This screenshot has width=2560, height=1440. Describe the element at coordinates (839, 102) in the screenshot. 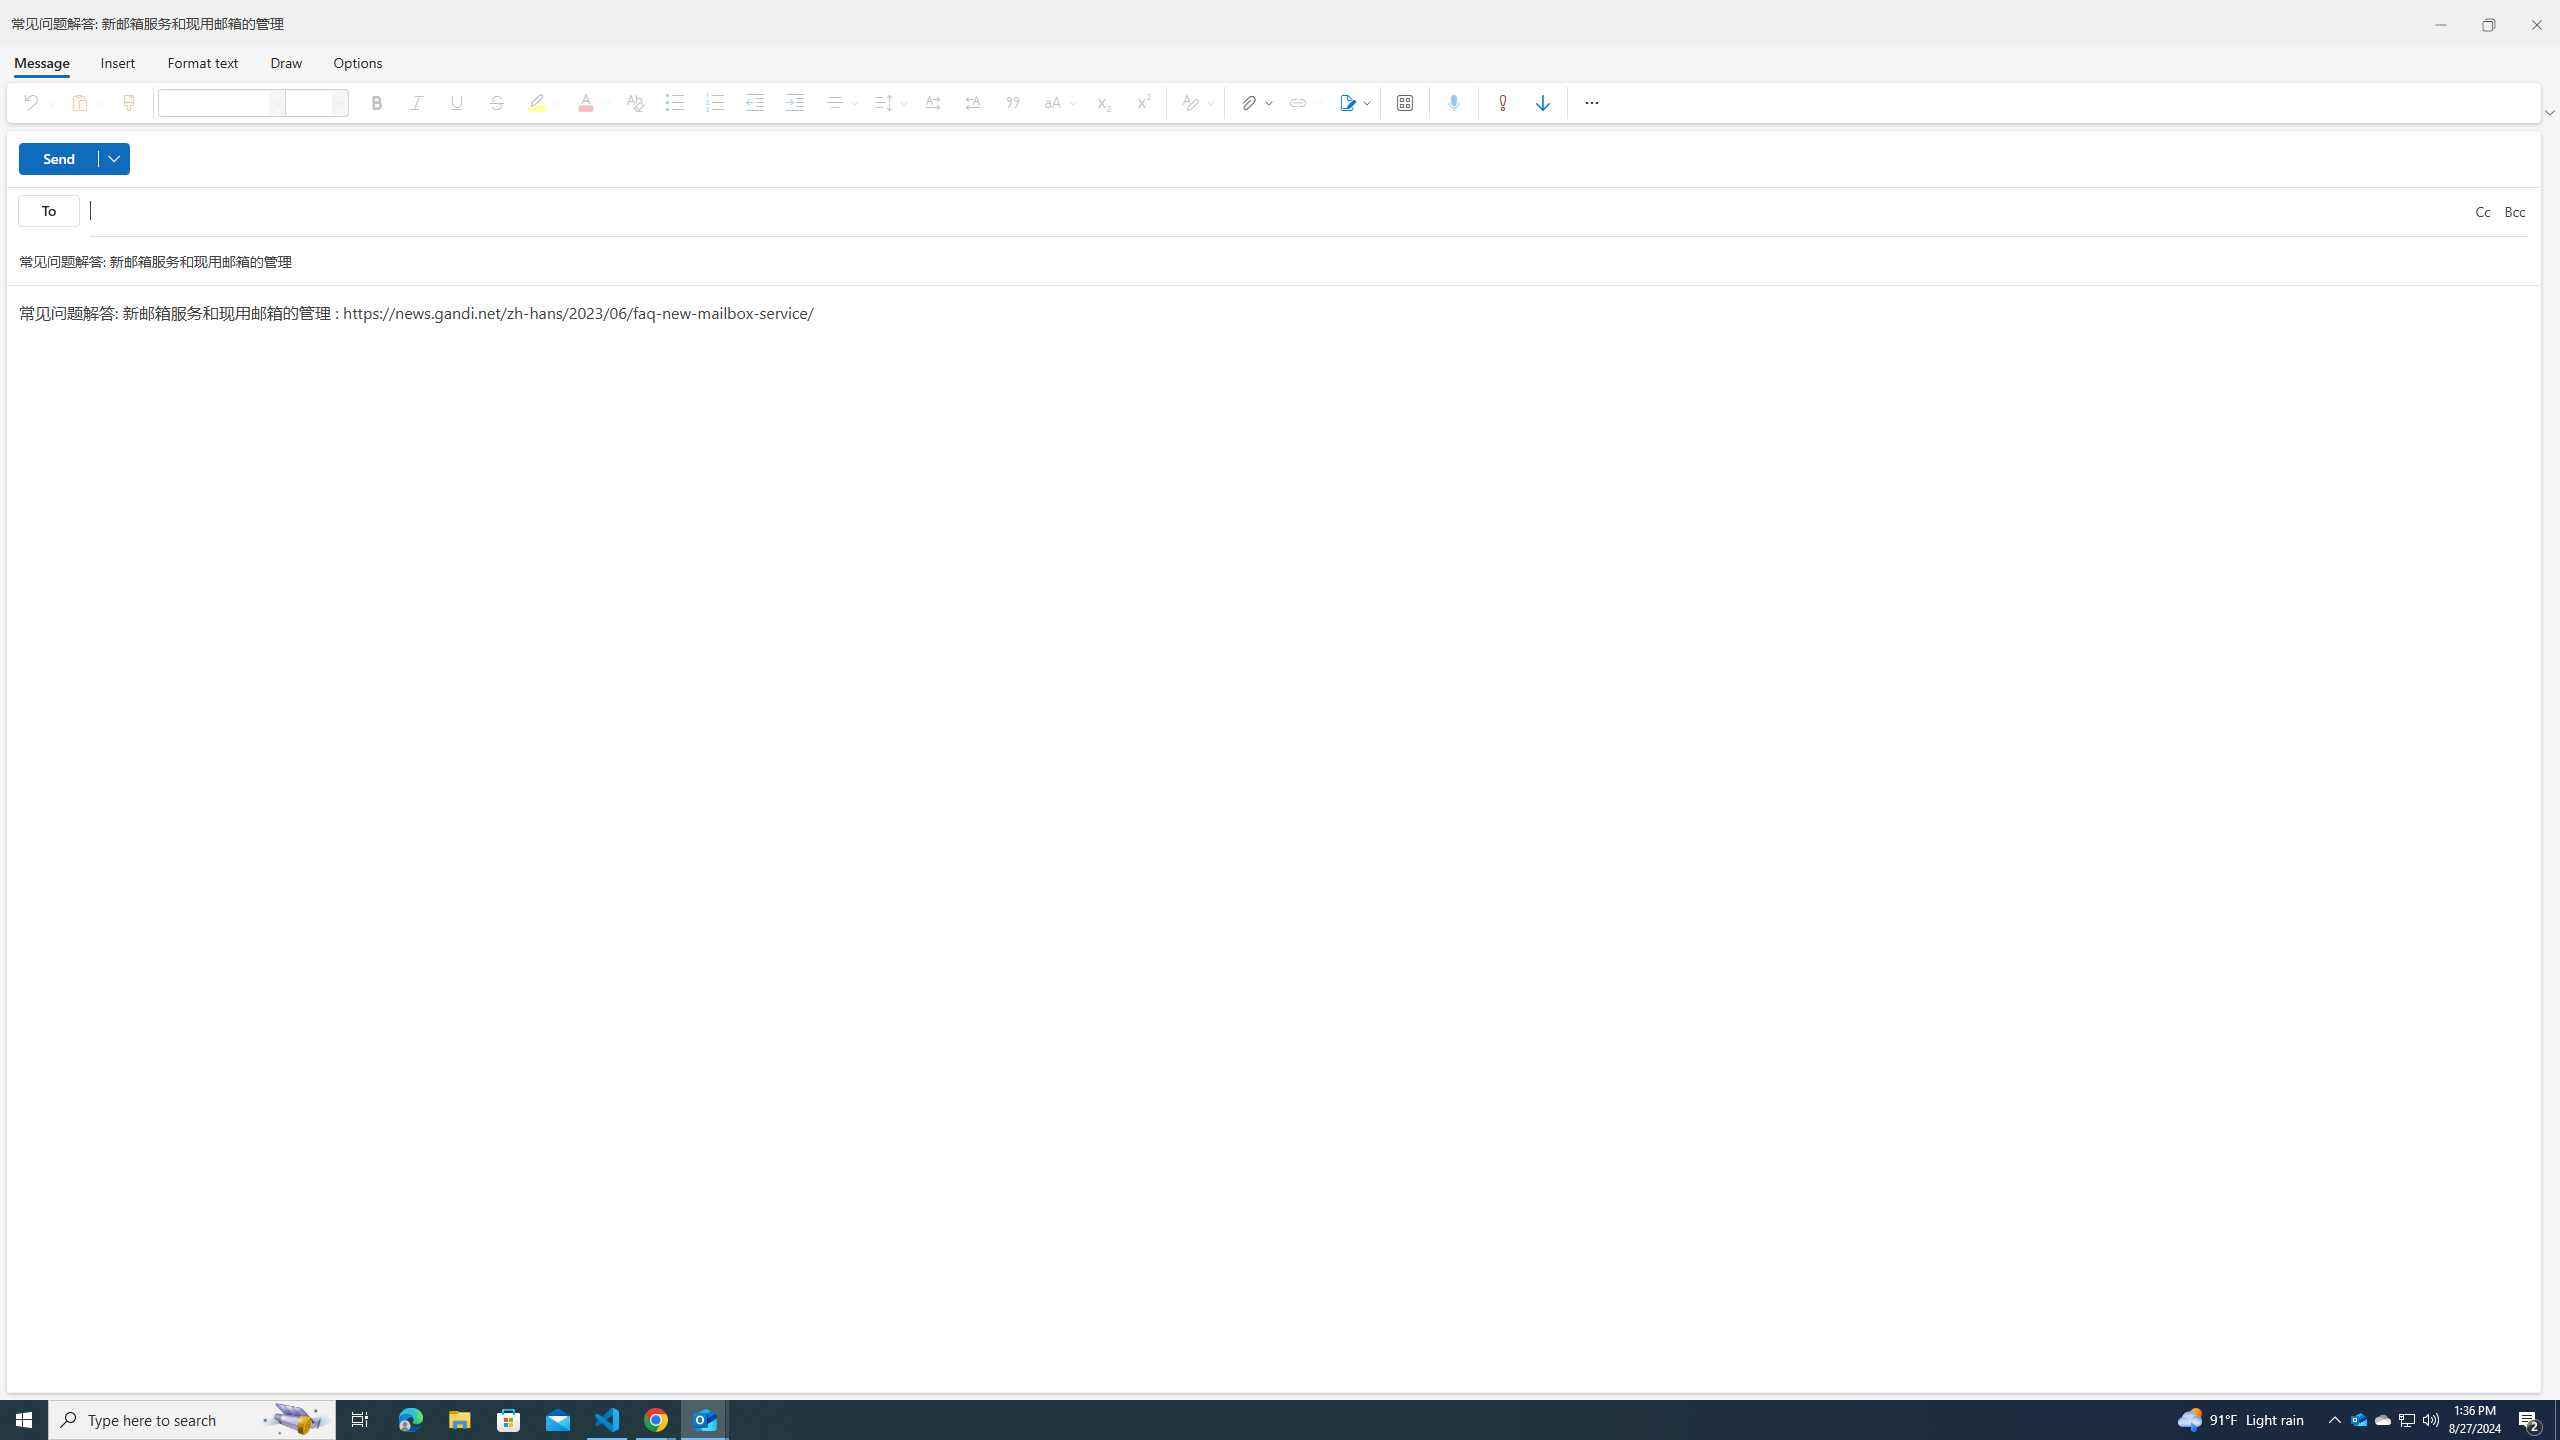

I see `'Align'` at that location.